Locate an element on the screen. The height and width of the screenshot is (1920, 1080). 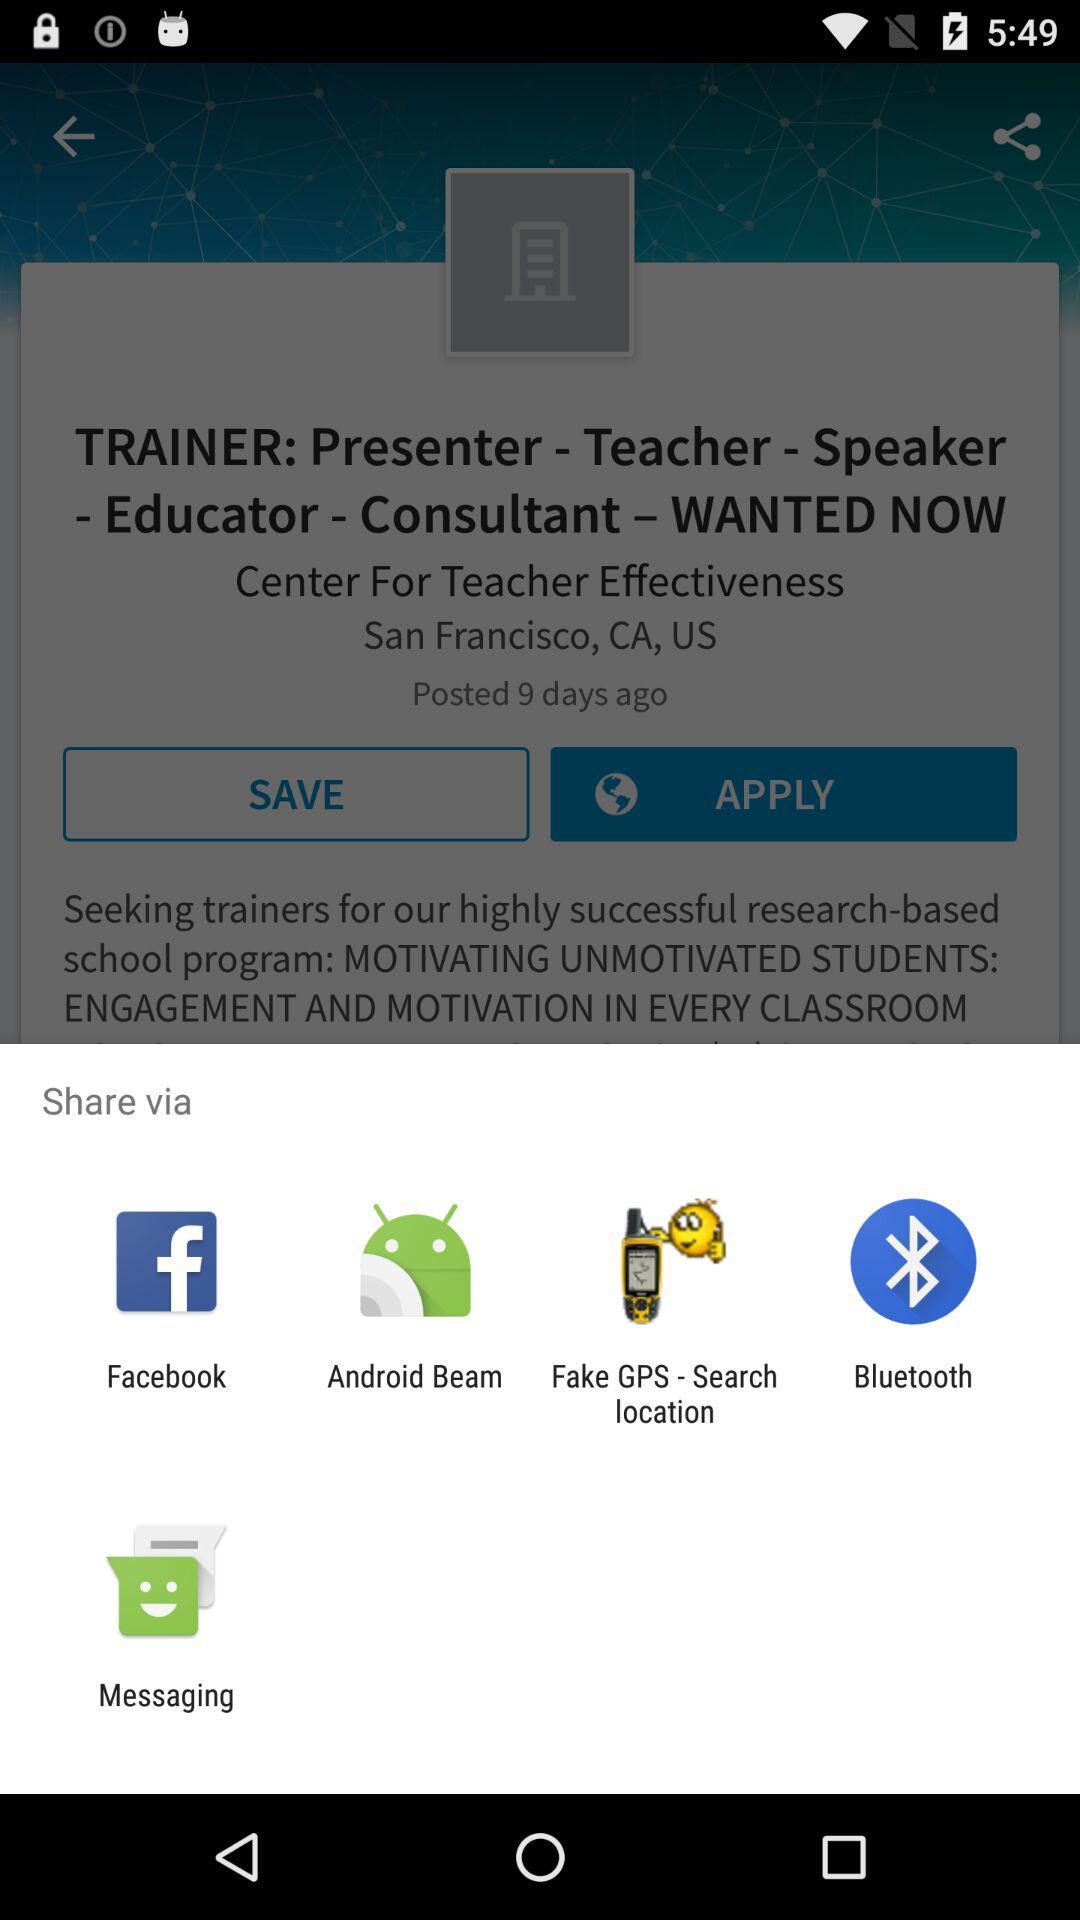
the icon next to fake gps search app is located at coordinates (913, 1392).